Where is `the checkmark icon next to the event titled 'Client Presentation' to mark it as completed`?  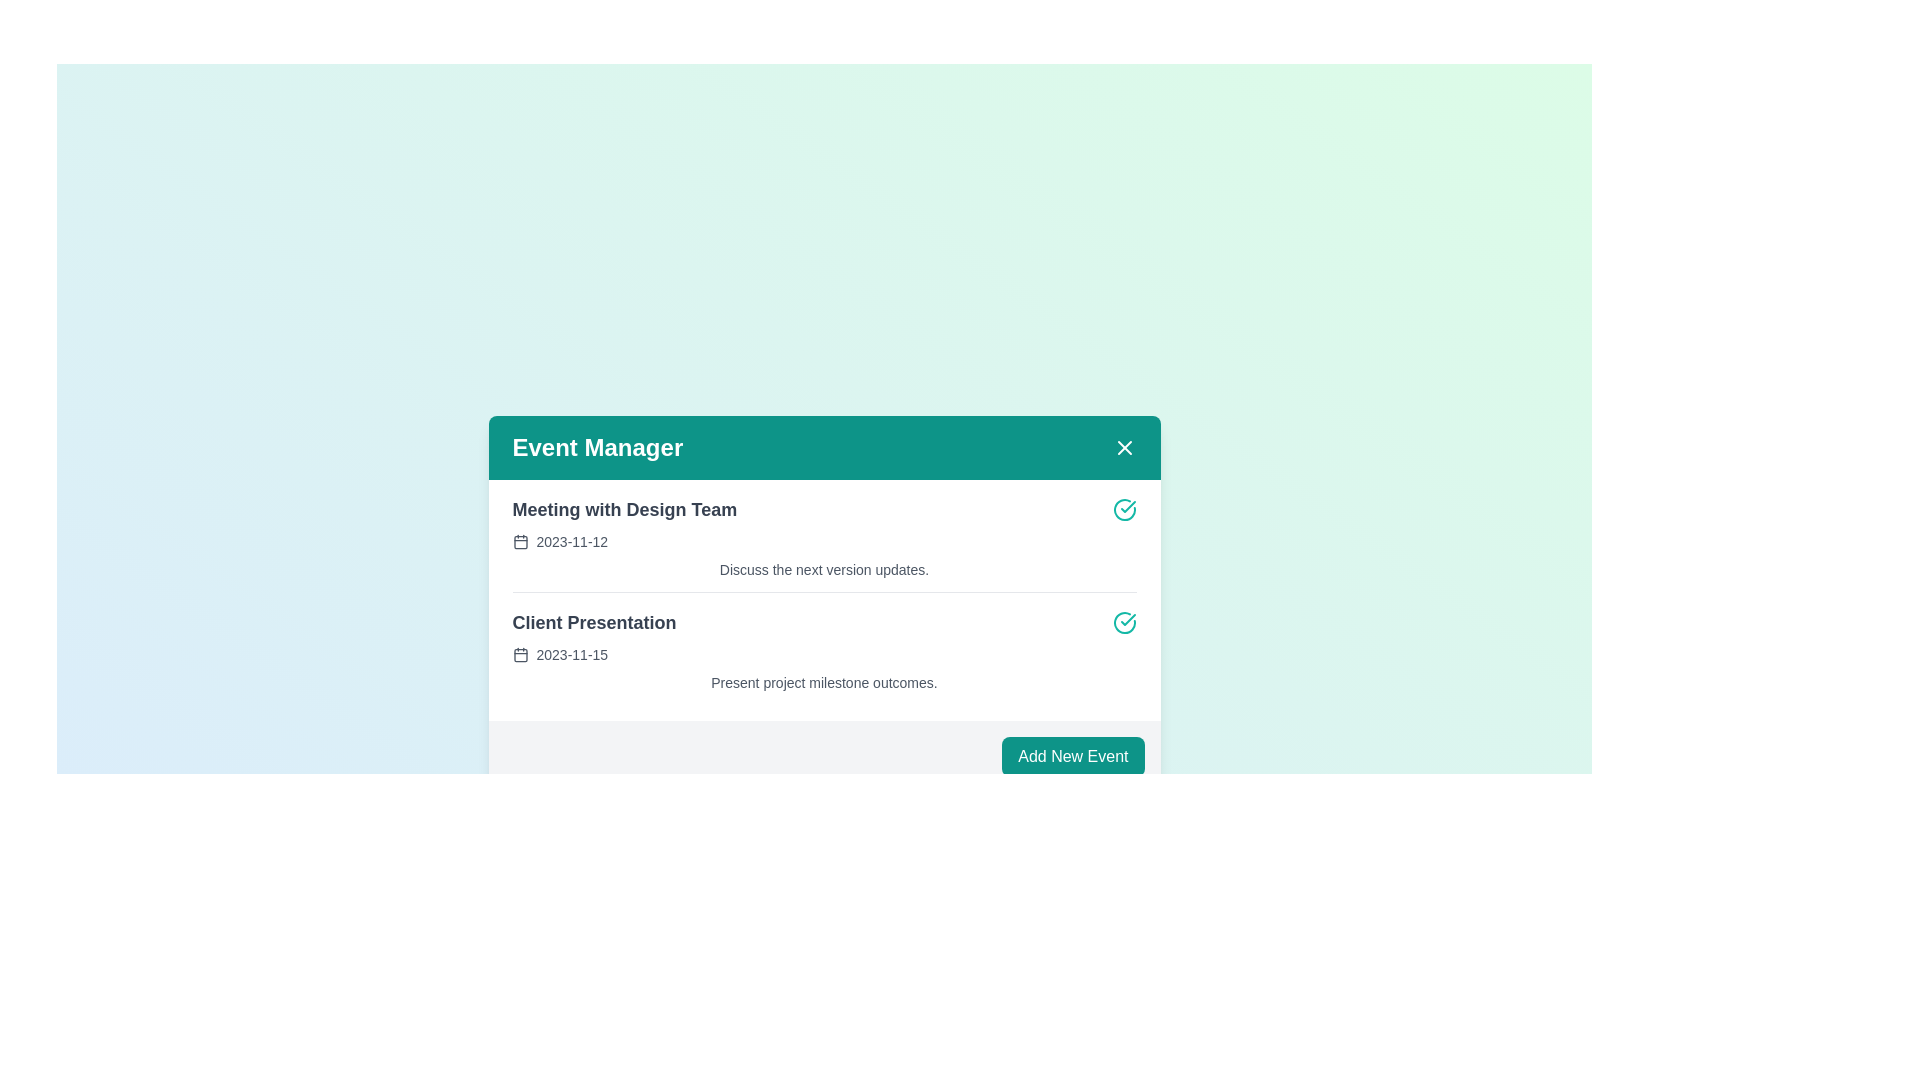 the checkmark icon next to the event titled 'Client Presentation' to mark it as completed is located at coordinates (1124, 621).